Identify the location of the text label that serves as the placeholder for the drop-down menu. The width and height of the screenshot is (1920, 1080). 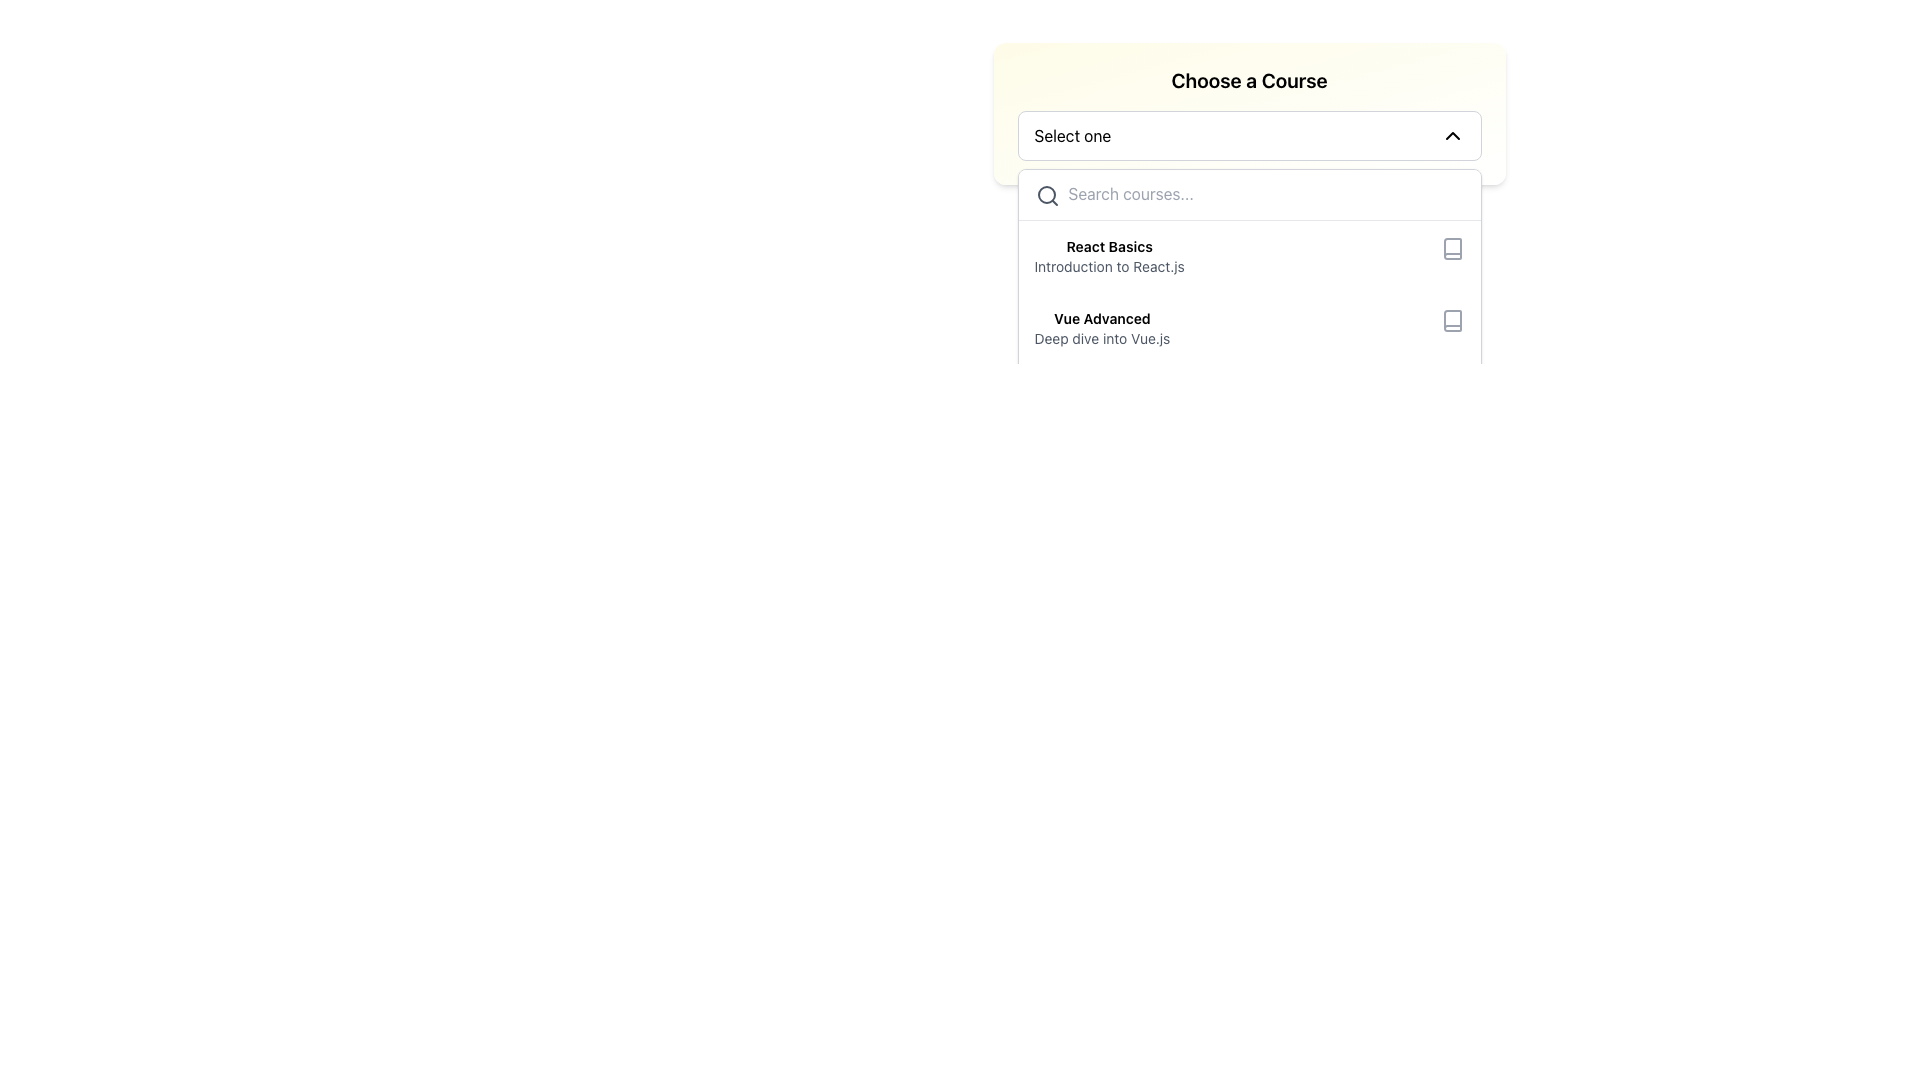
(1071, 135).